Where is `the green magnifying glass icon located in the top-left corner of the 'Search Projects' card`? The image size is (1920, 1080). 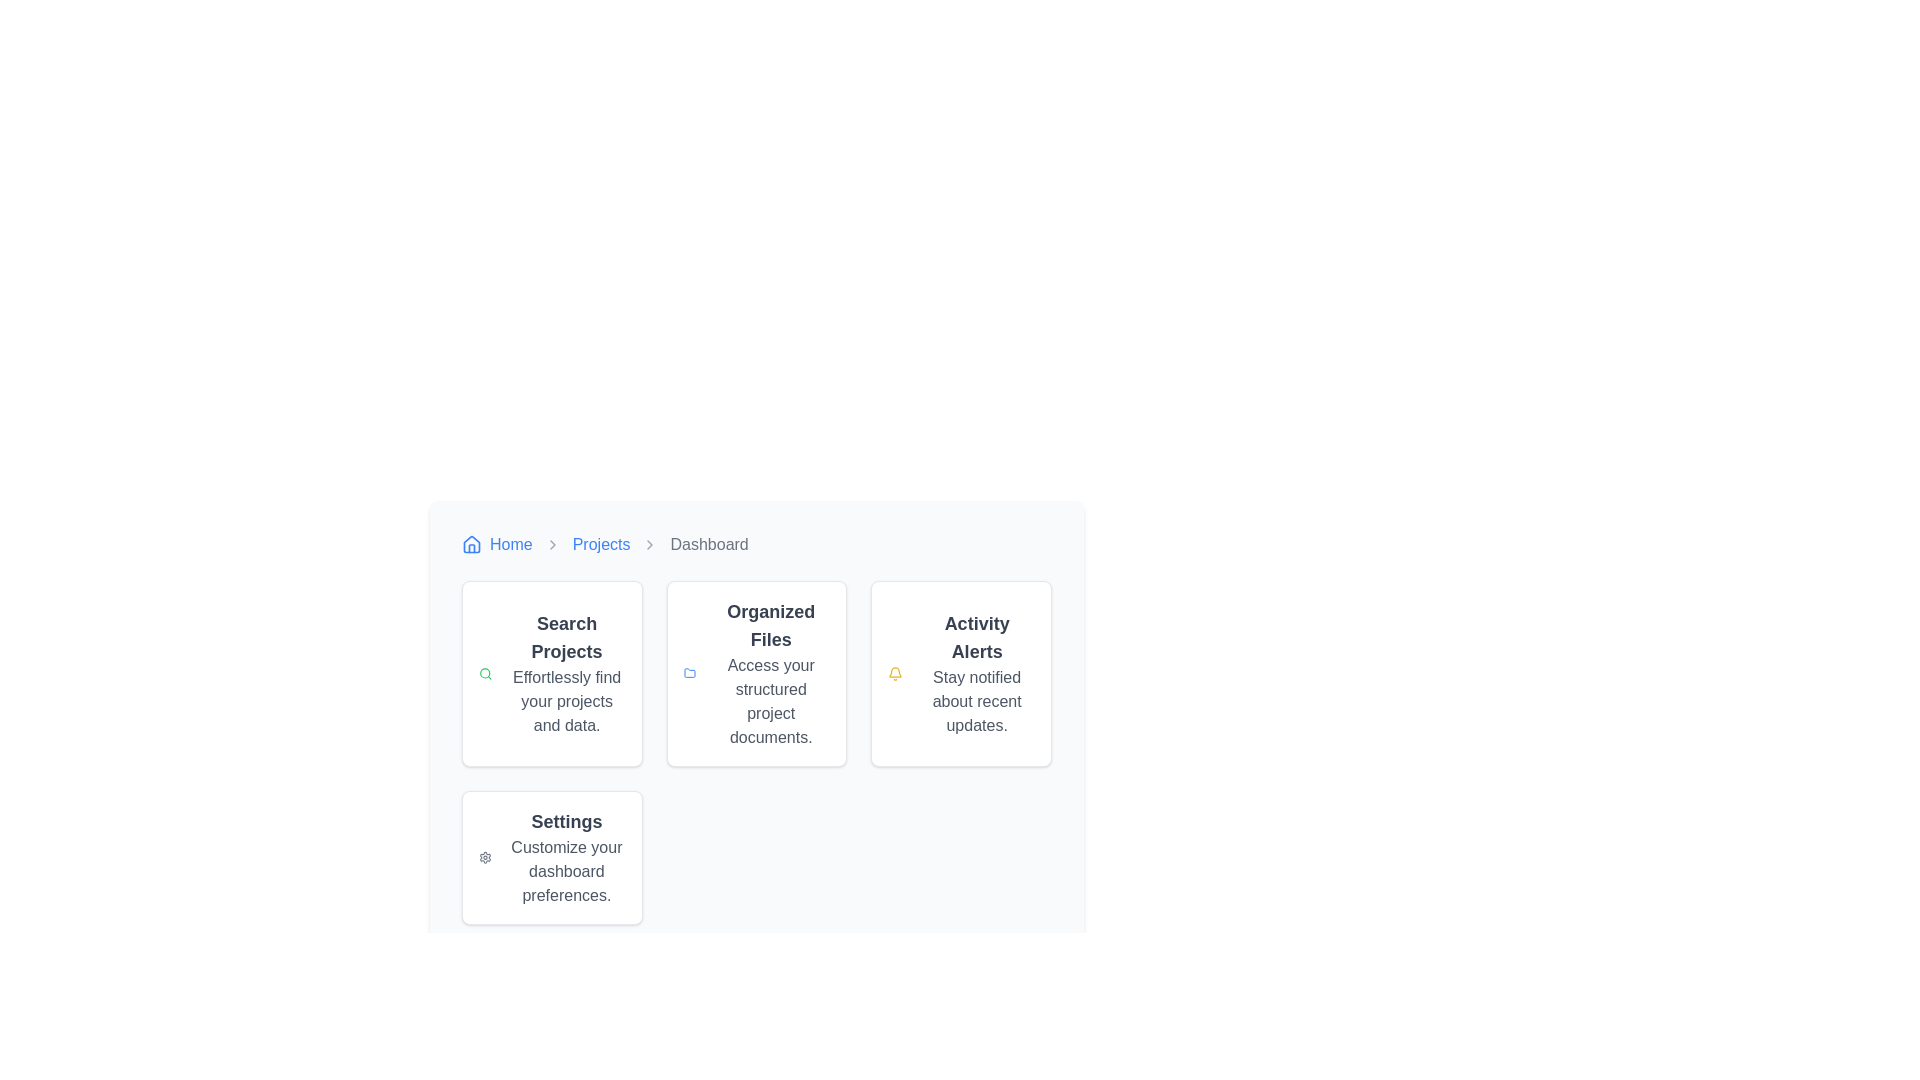
the green magnifying glass icon located in the top-left corner of the 'Search Projects' card is located at coordinates (485, 674).